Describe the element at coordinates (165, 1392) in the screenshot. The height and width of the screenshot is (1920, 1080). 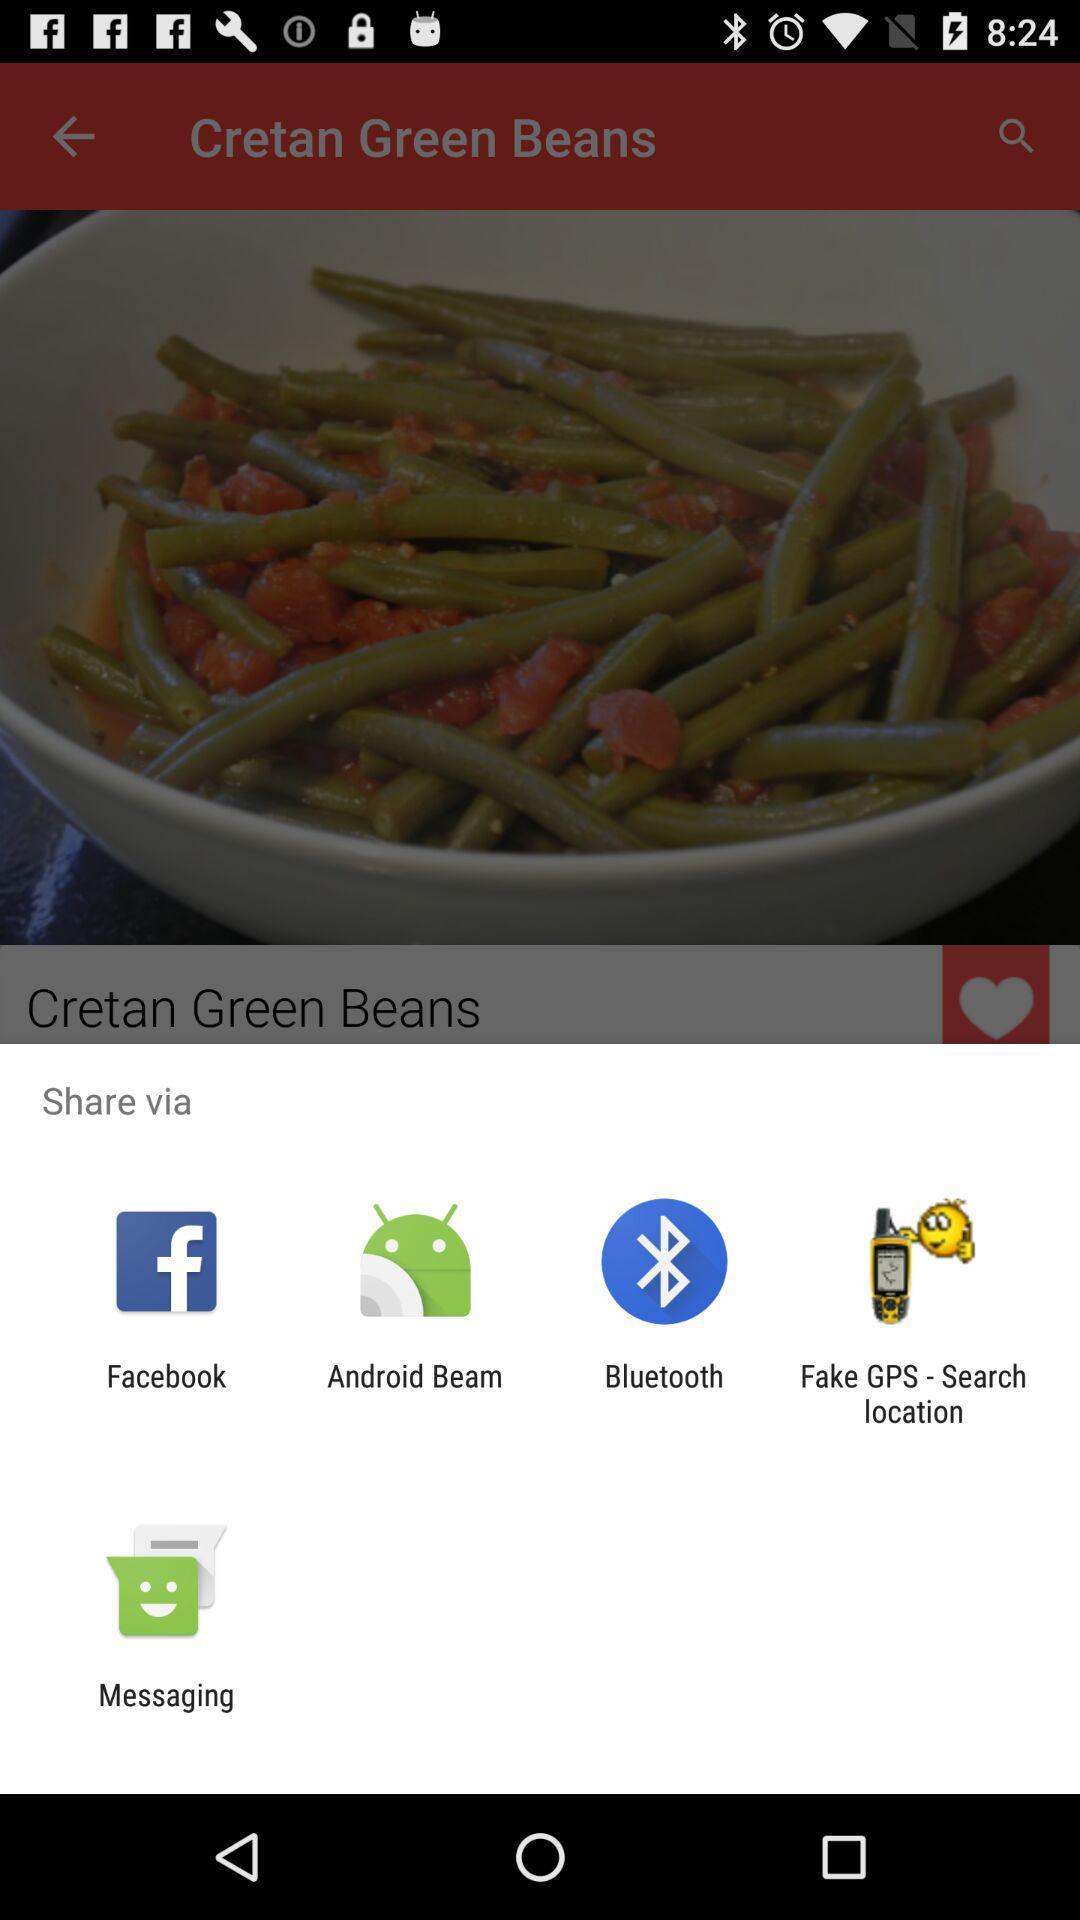
I see `the facebook item` at that location.